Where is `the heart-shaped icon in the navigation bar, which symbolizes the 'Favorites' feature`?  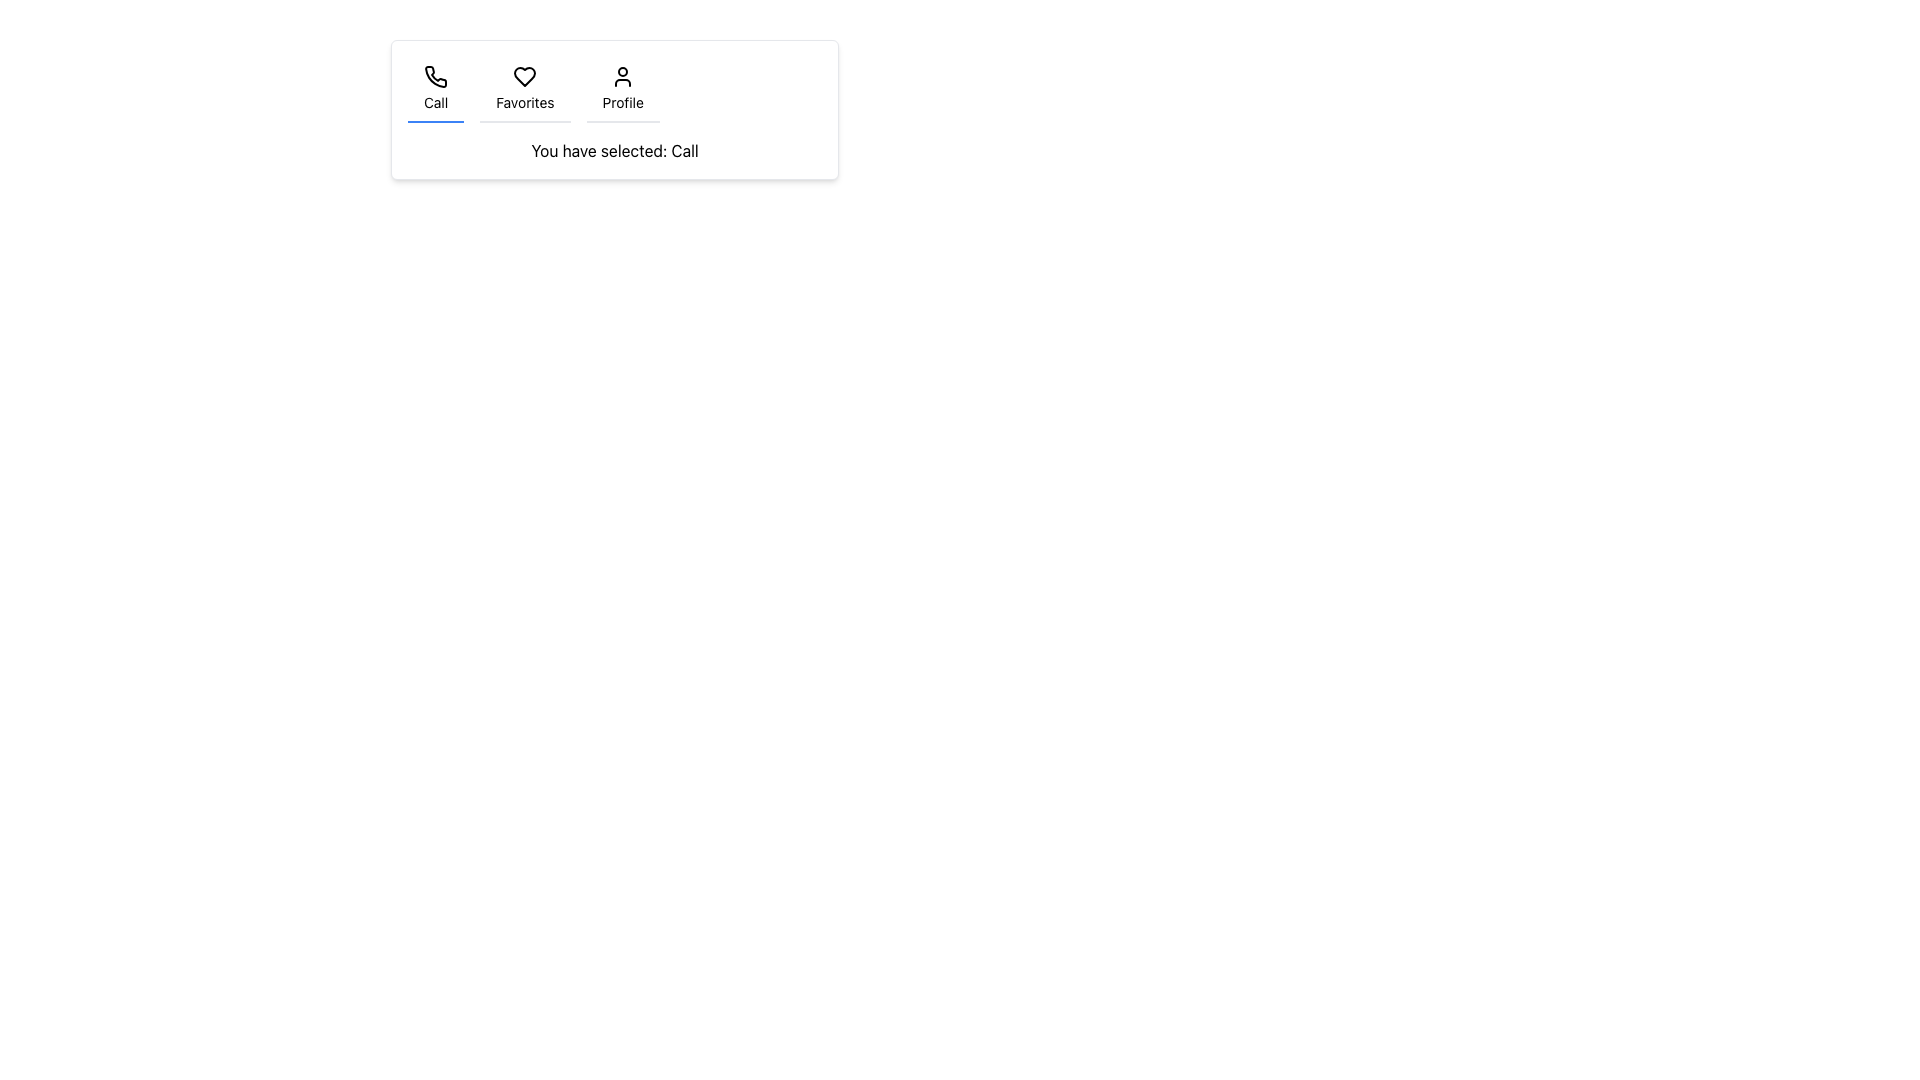 the heart-shaped icon in the navigation bar, which symbolizes the 'Favorites' feature is located at coordinates (525, 76).